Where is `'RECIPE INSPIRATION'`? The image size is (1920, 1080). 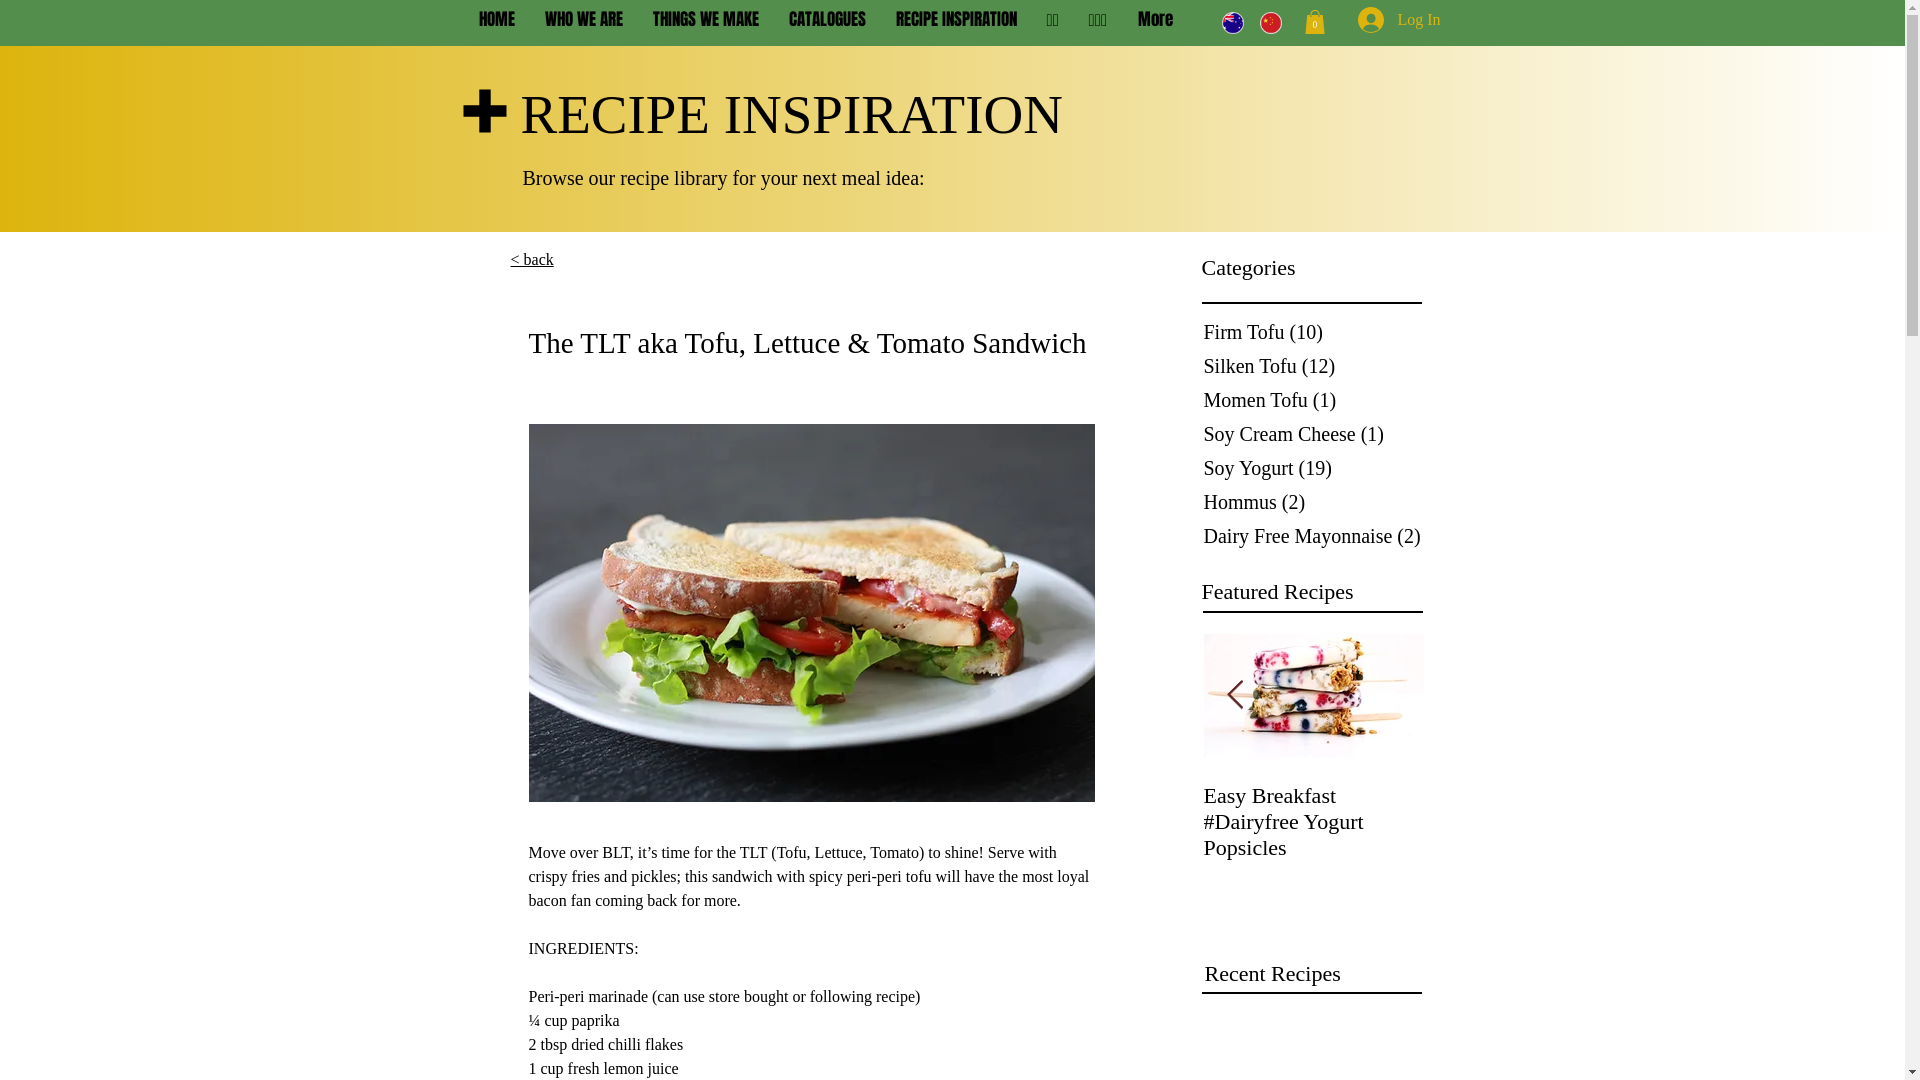 'RECIPE INSPIRATION' is located at coordinates (954, 19).